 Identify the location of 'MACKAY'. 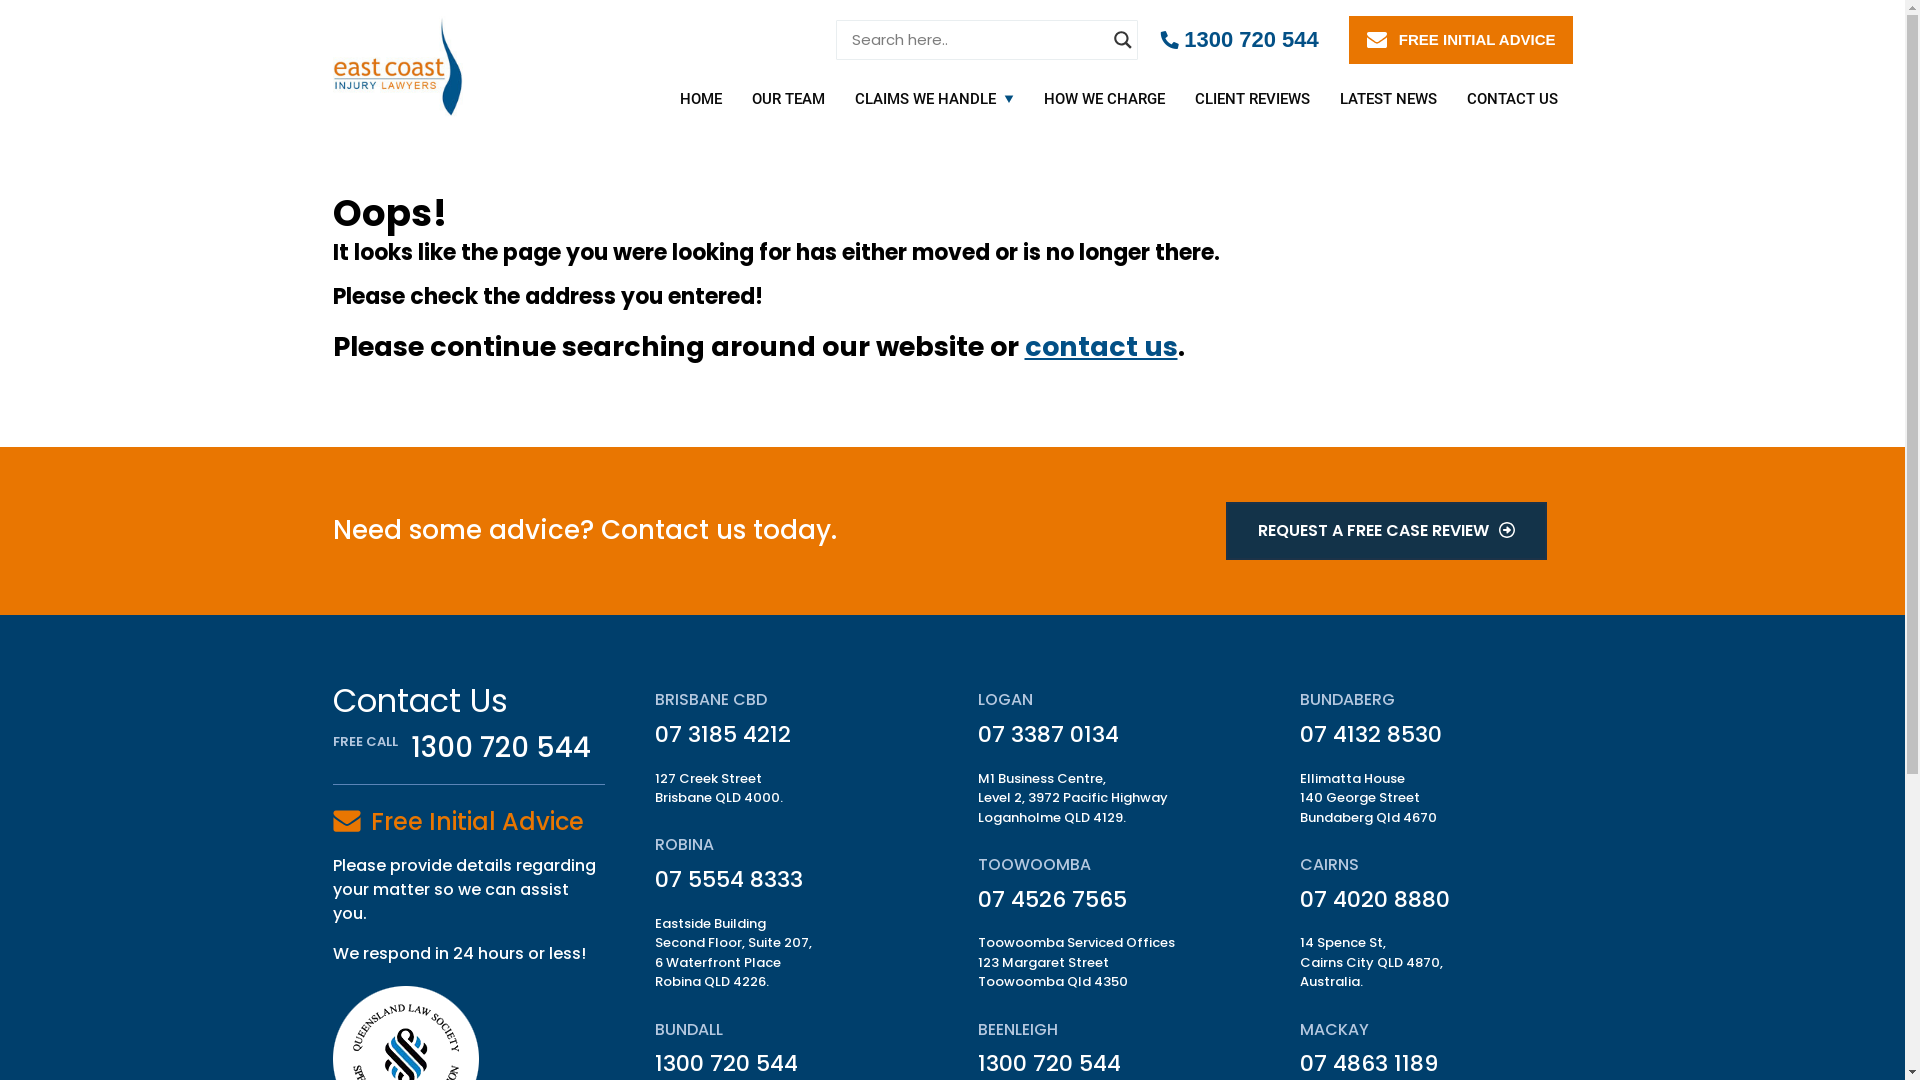
(1334, 1029).